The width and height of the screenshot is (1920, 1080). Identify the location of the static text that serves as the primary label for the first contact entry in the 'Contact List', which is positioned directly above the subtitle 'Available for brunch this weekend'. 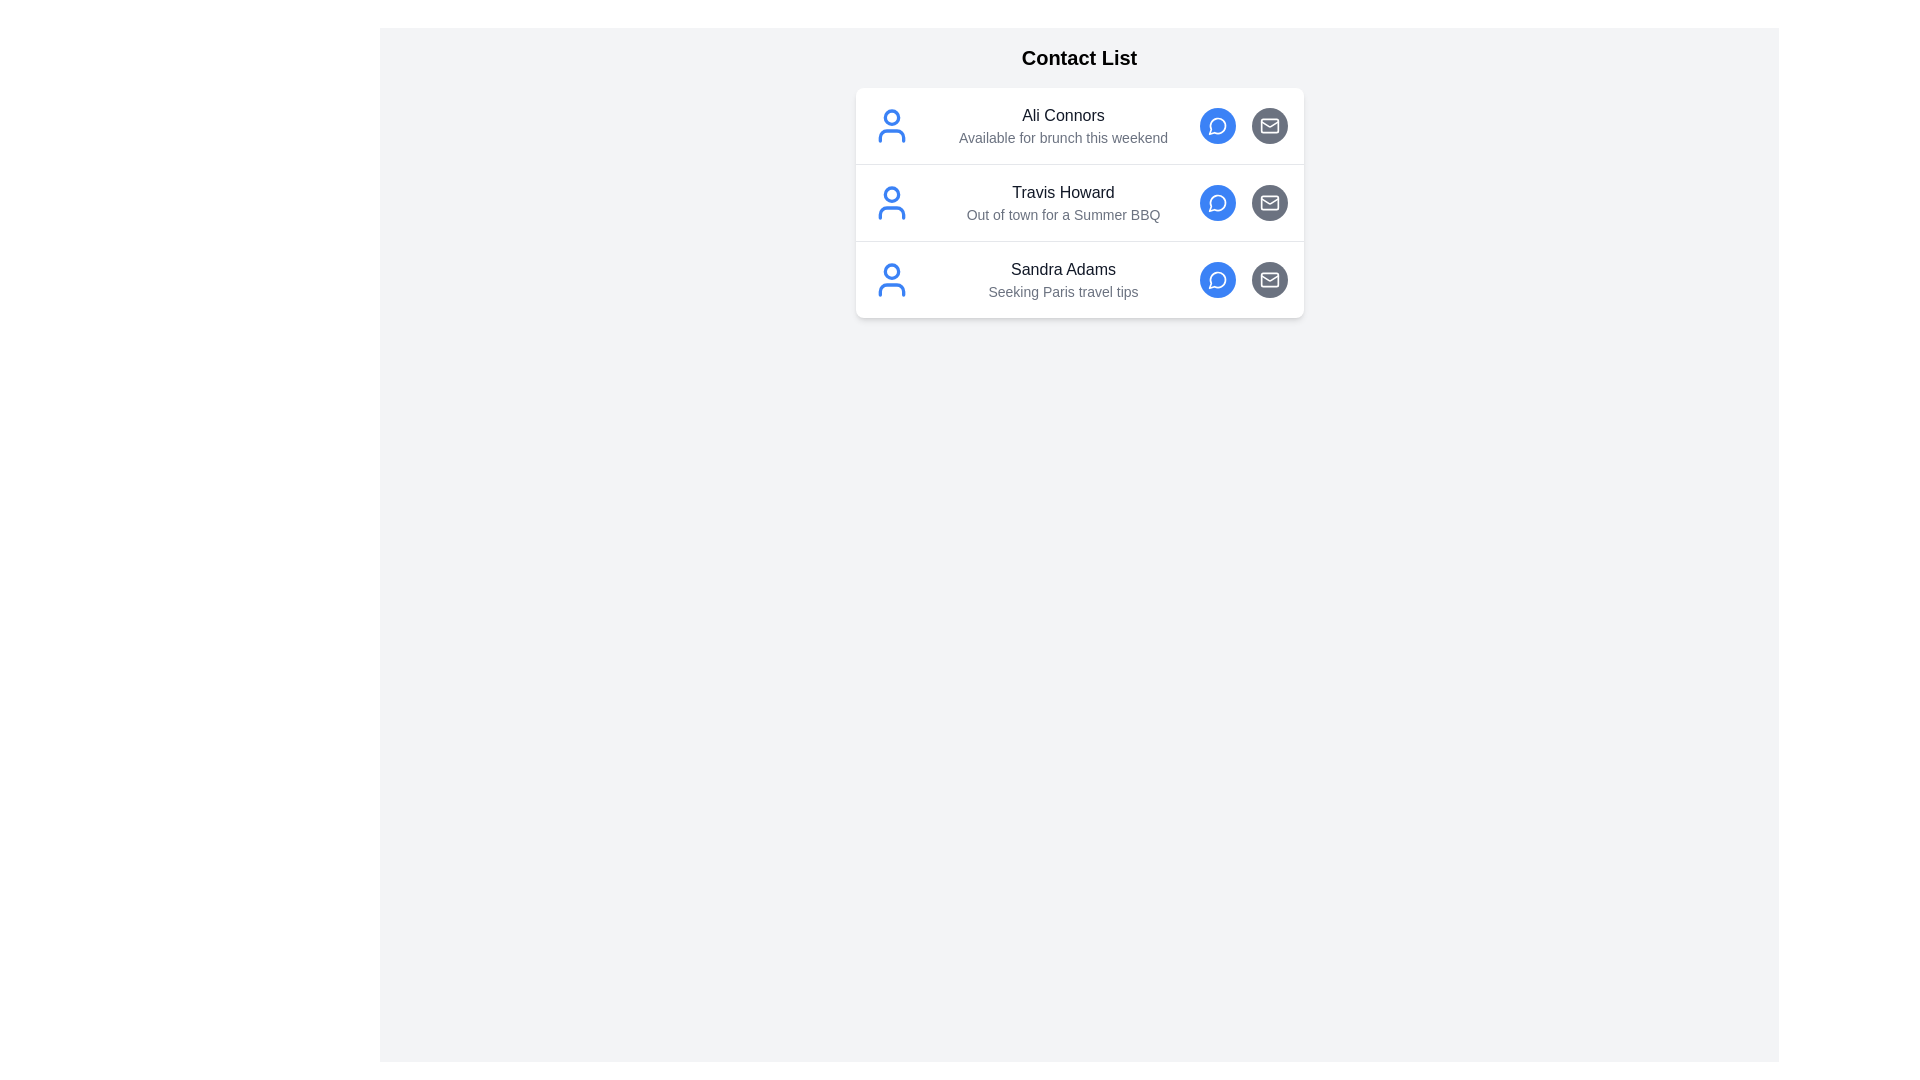
(1062, 115).